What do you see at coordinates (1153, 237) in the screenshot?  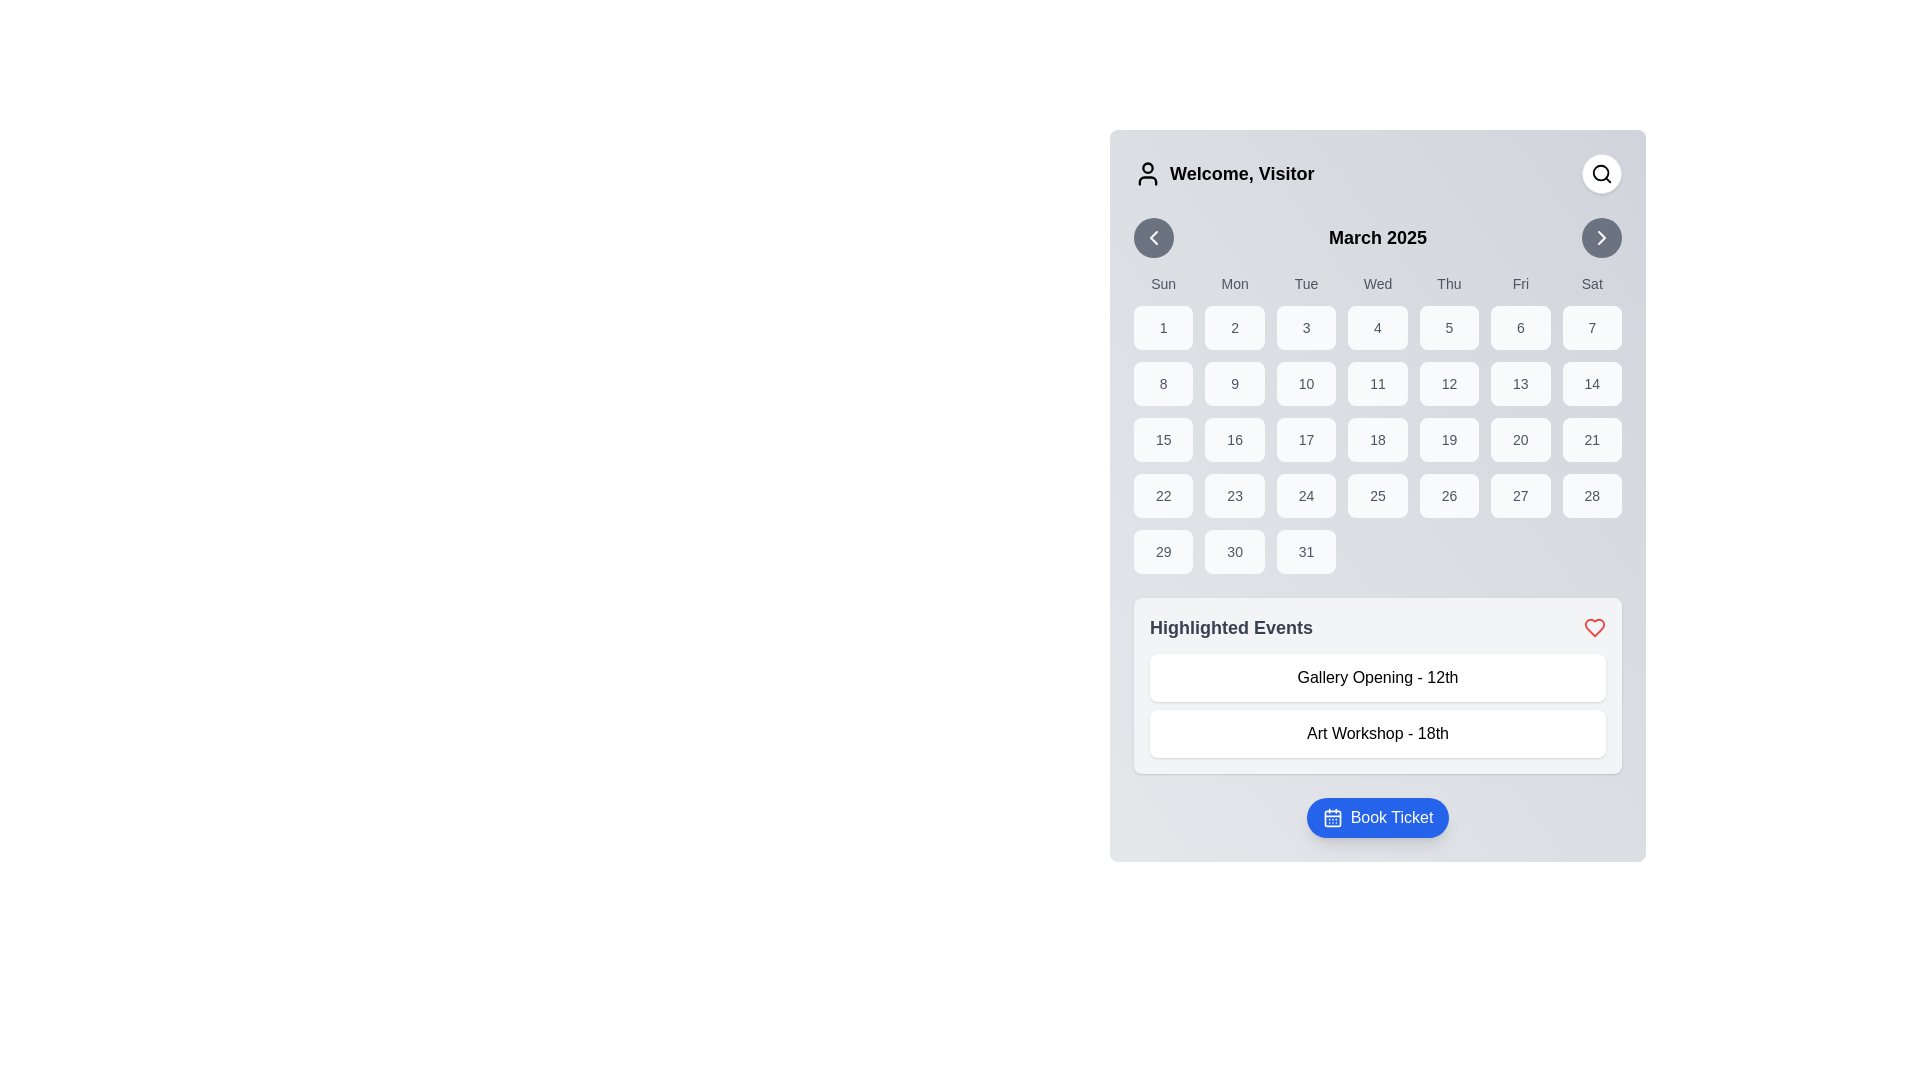 I see `the button located to the left of the text 'March 2025' in the upper left corner of the calendar interface` at bounding box center [1153, 237].